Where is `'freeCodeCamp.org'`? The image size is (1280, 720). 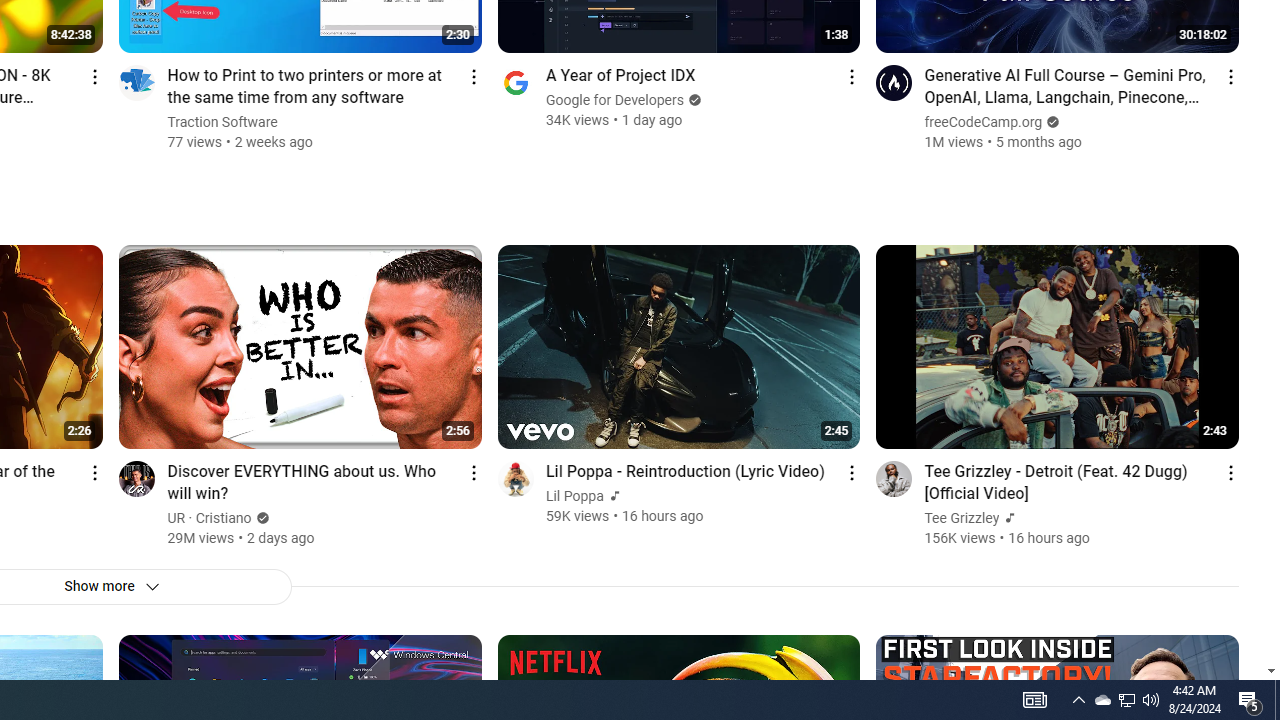 'freeCodeCamp.org' is located at coordinates (984, 122).